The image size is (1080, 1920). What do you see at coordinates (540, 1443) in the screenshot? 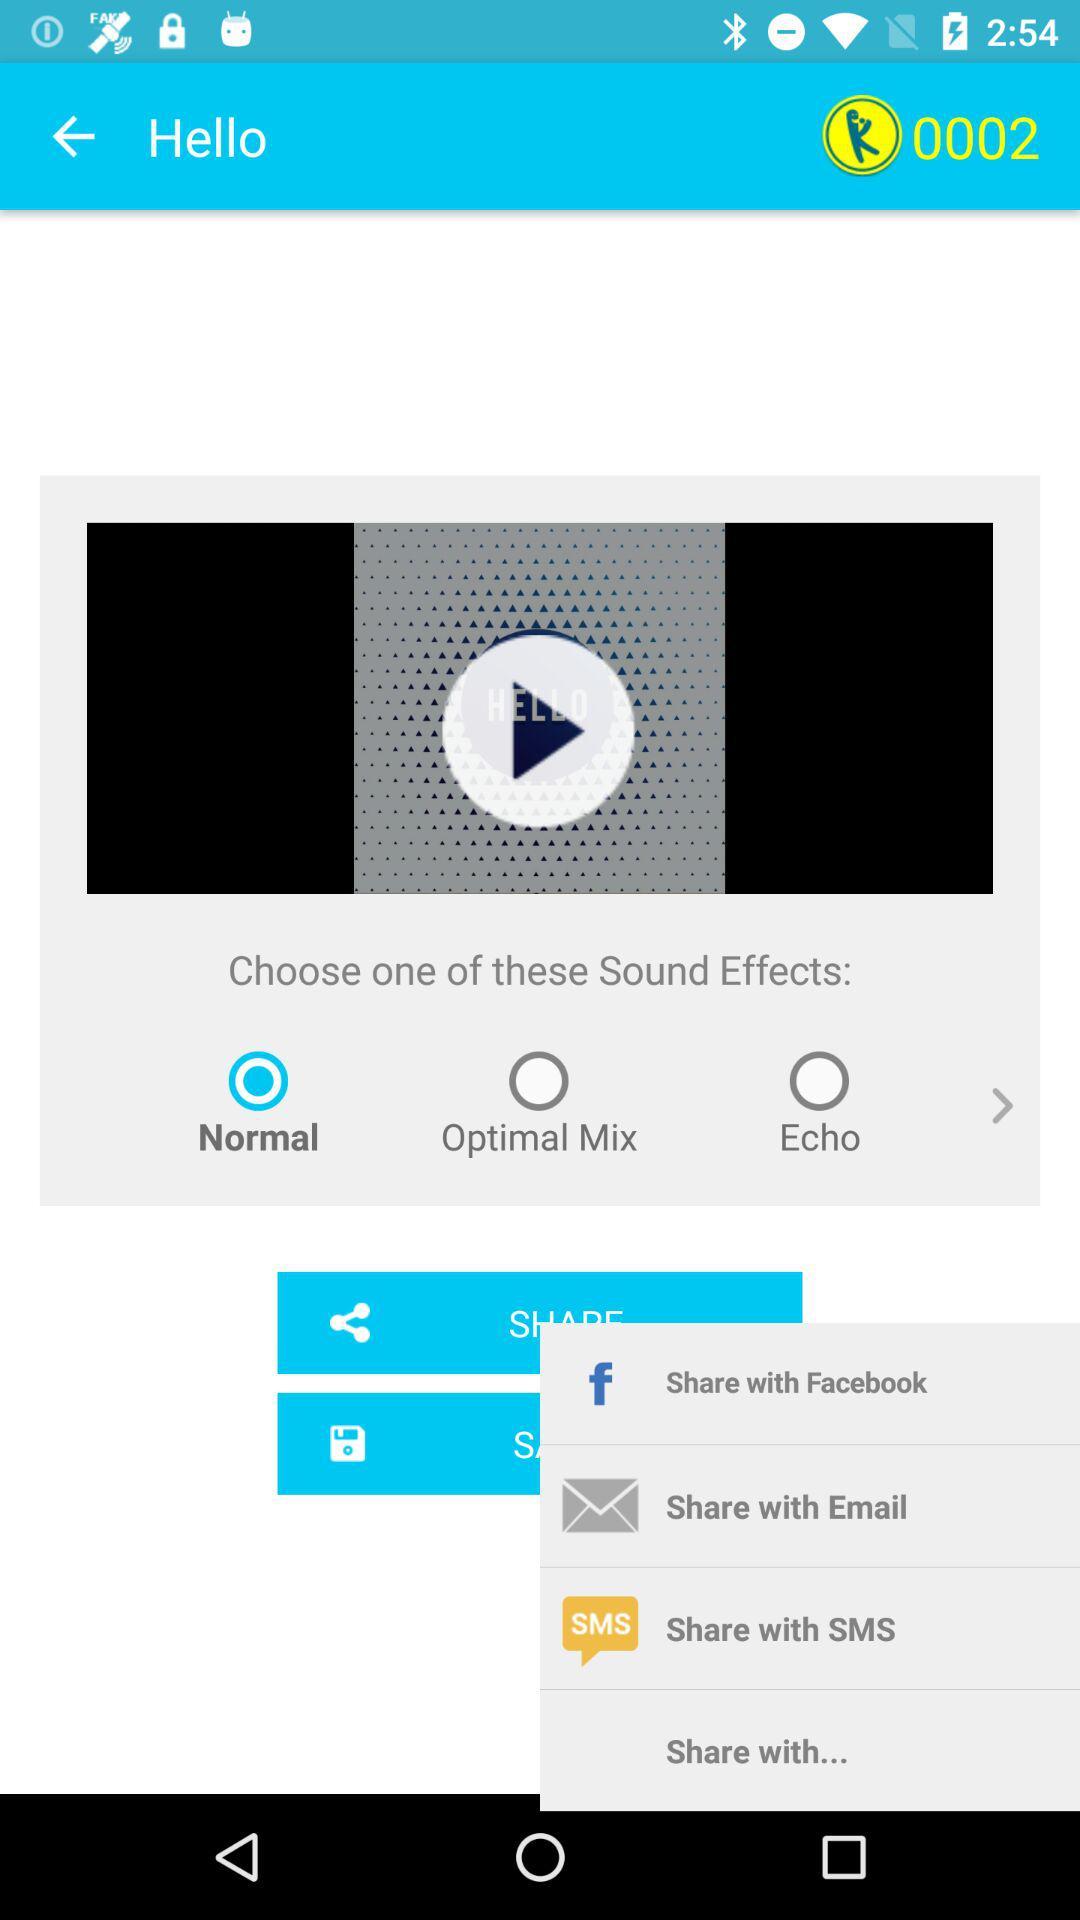
I see `app below the share icon` at bounding box center [540, 1443].